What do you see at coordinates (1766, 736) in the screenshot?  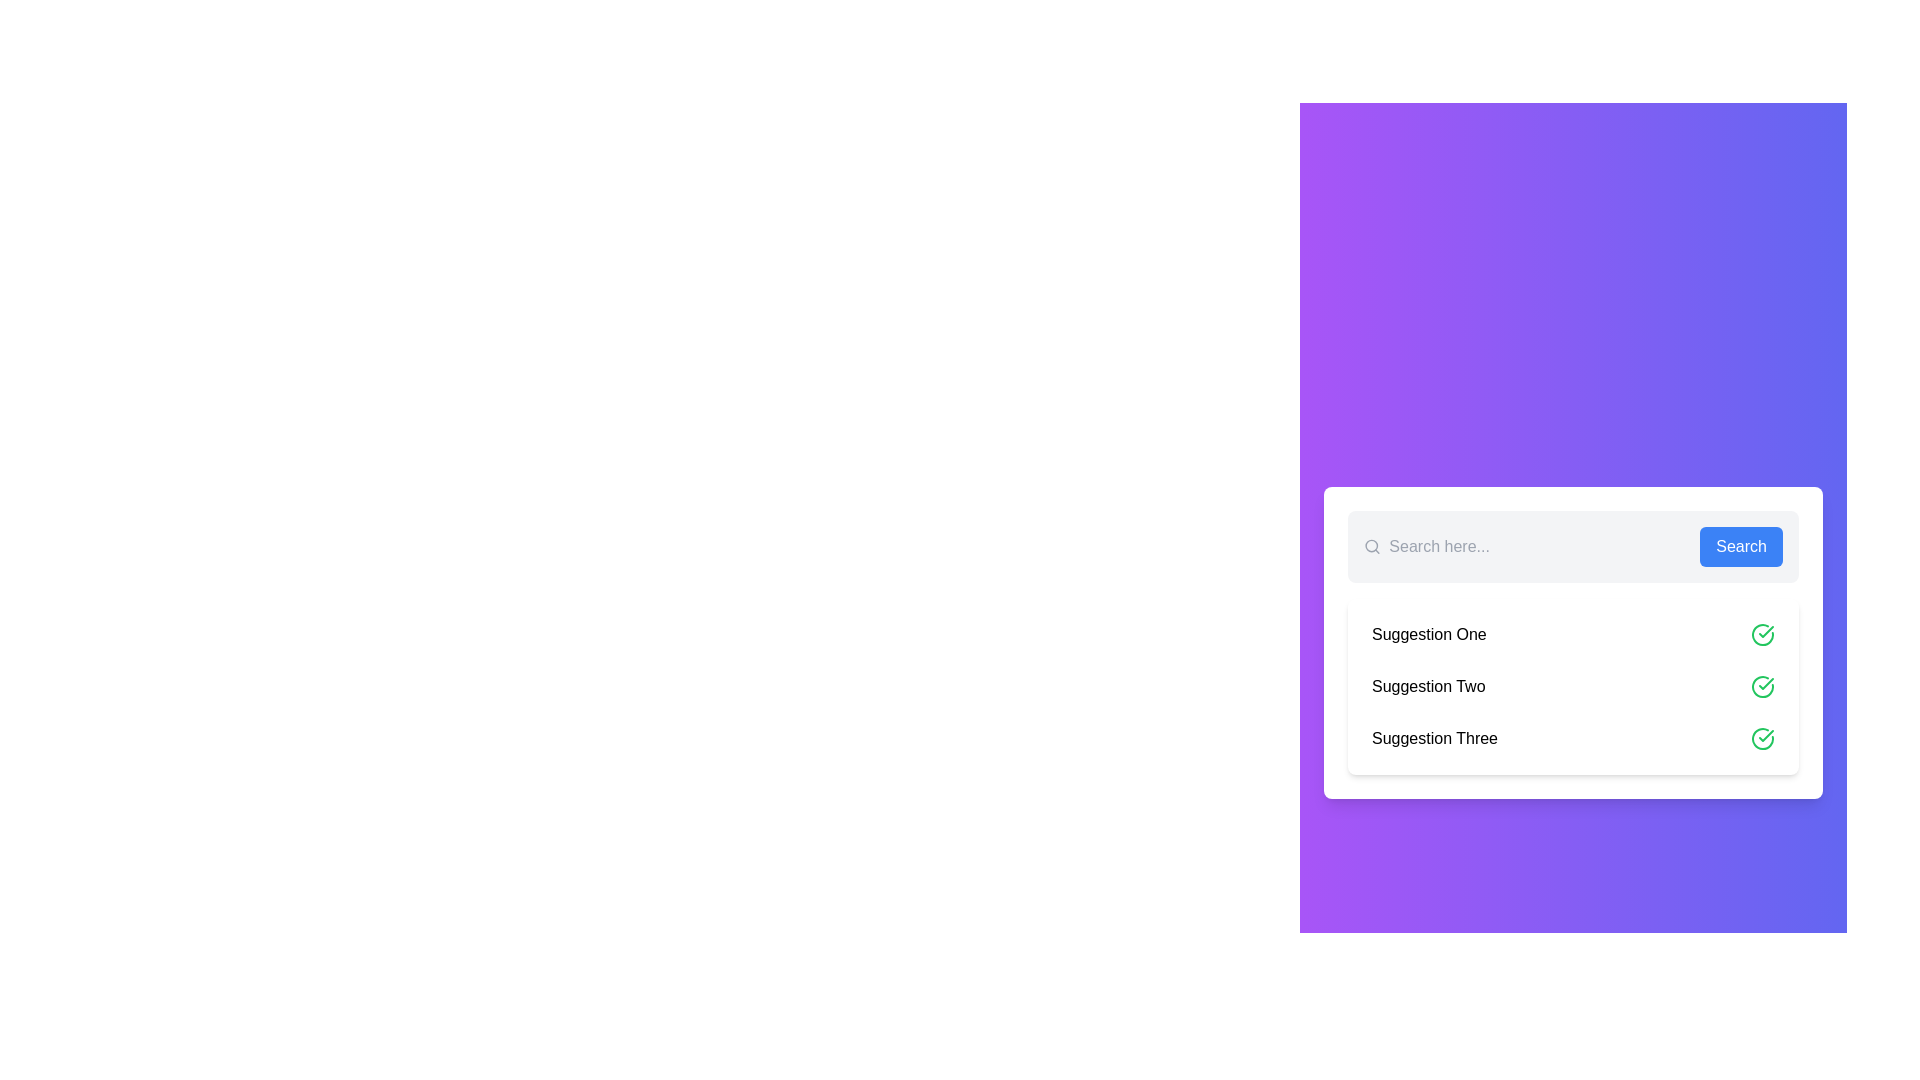 I see `the green checkmark icon within the circular outline, located to the right of the text 'Suggestion Three' in the list, indicating a completed action` at bounding box center [1766, 736].